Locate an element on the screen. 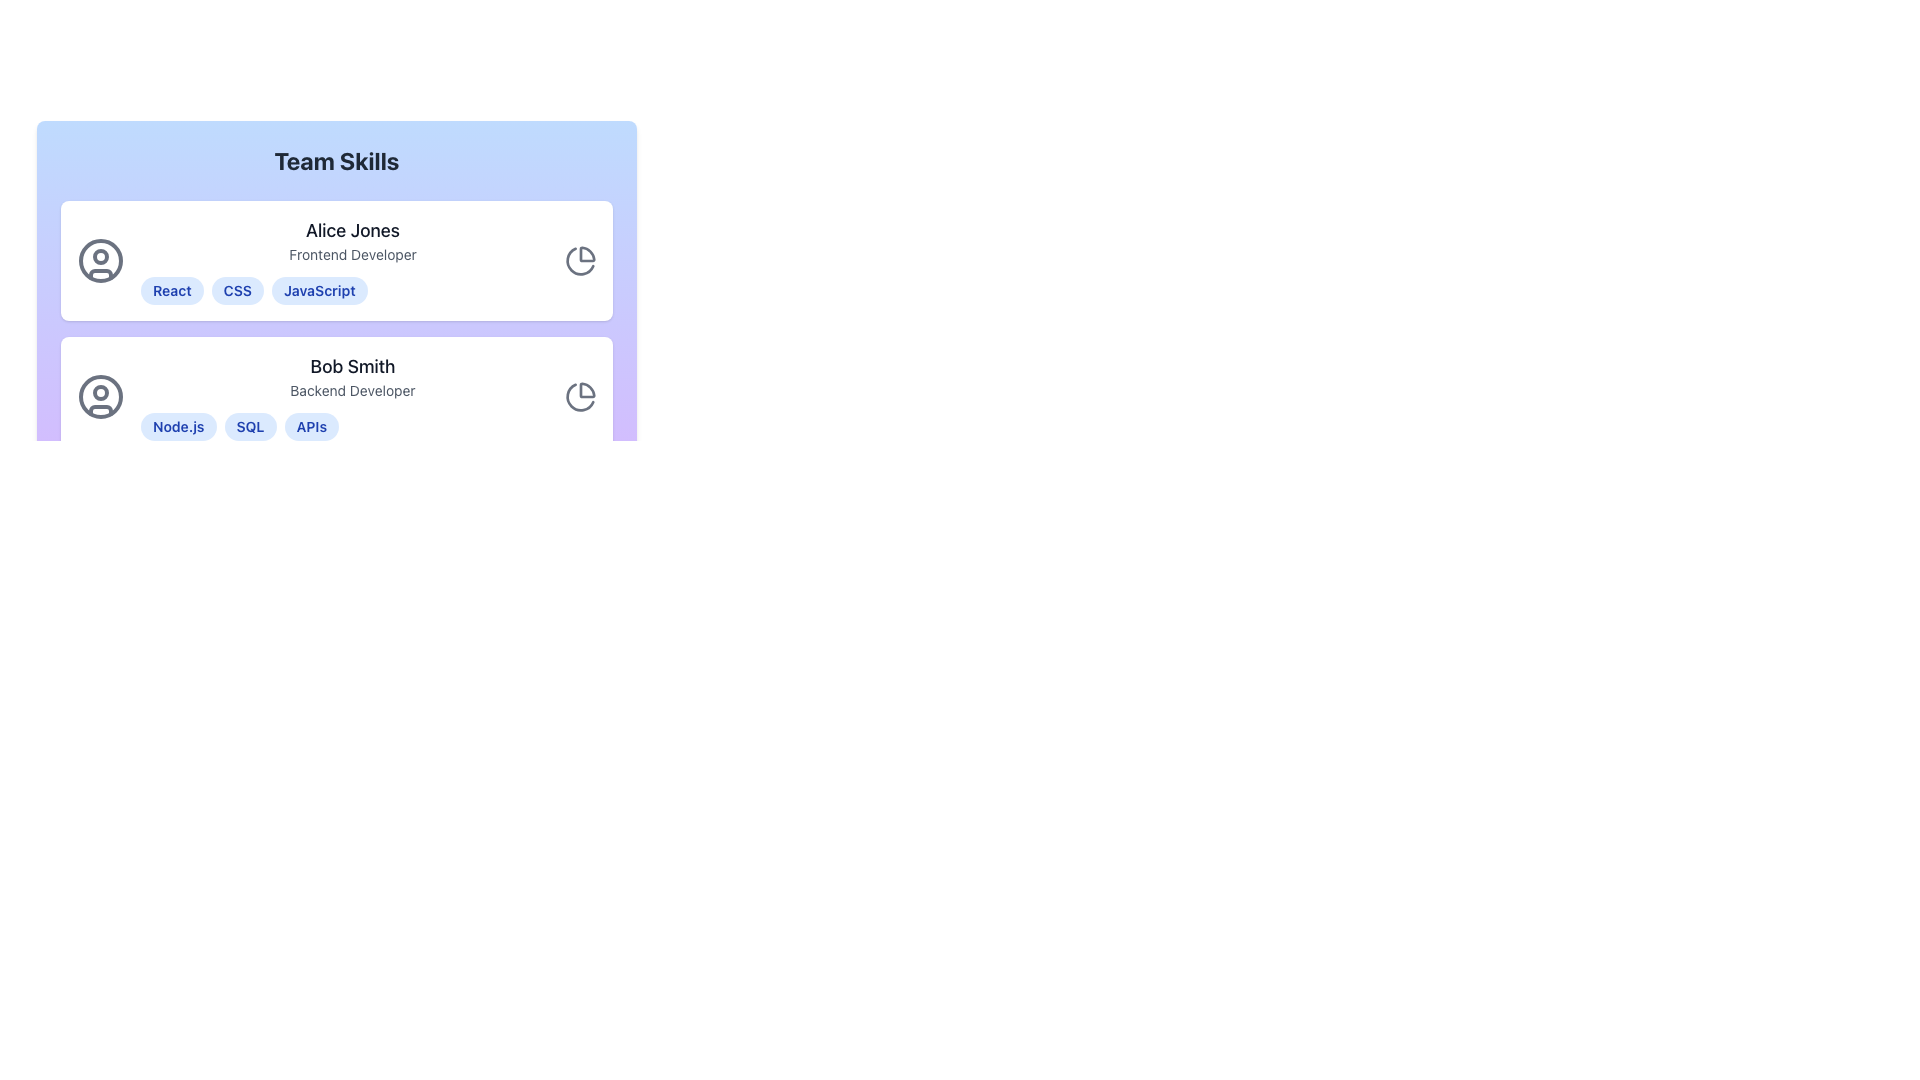 Image resolution: width=1920 pixels, height=1080 pixels. the 'React' badge, which is a small, rounded rectangular badge with a light blue background and bold blue text is located at coordinates (172, 290).